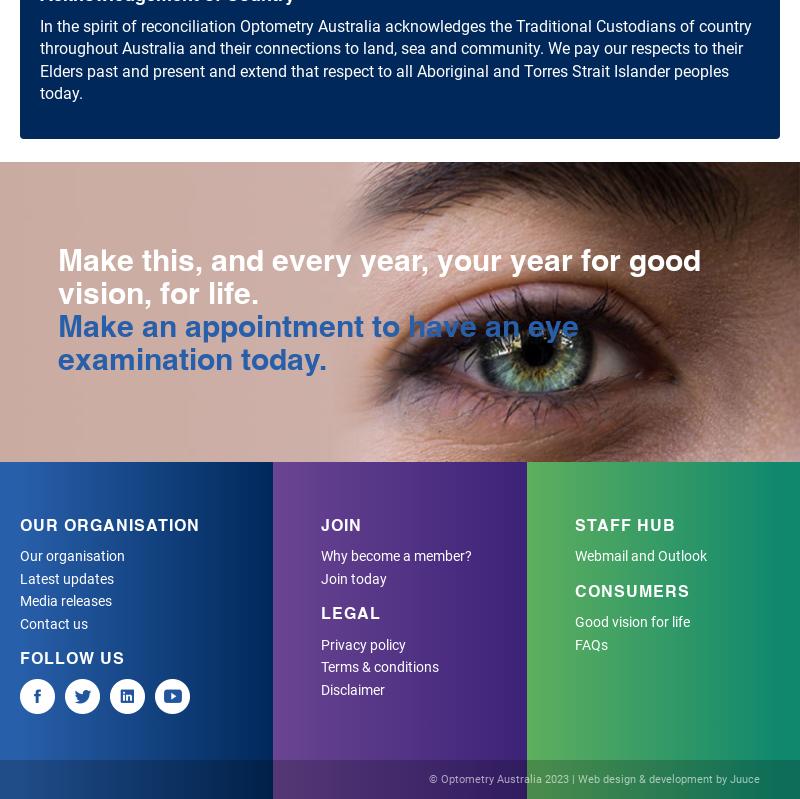 The height and width of the screenshot is (799, 800). I want to click on 'Webmail and Outlook', so click(639, 556).